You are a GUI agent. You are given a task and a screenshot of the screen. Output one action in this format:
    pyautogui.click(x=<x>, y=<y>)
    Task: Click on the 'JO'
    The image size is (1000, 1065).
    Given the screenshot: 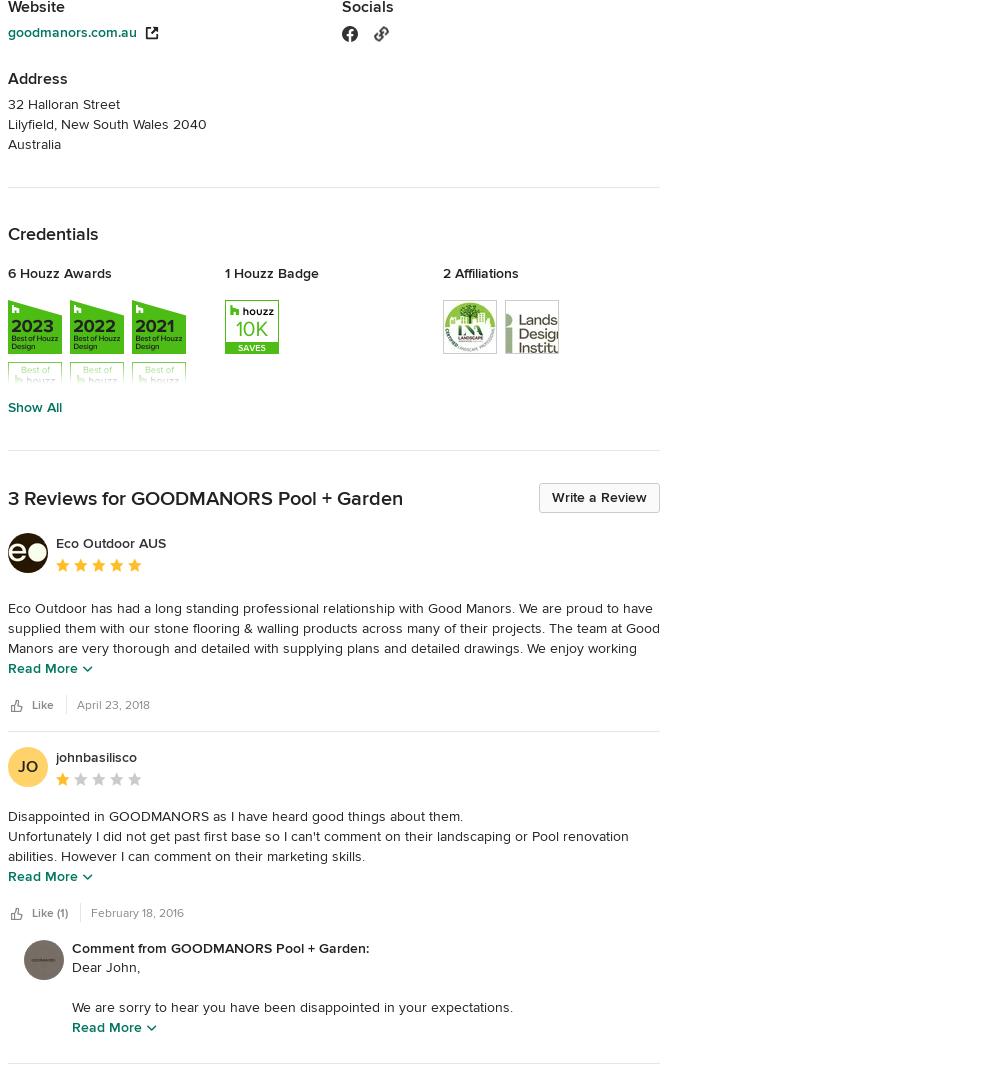 What is the action you would take?
    pyautogui.click(x=28, y=765)
    